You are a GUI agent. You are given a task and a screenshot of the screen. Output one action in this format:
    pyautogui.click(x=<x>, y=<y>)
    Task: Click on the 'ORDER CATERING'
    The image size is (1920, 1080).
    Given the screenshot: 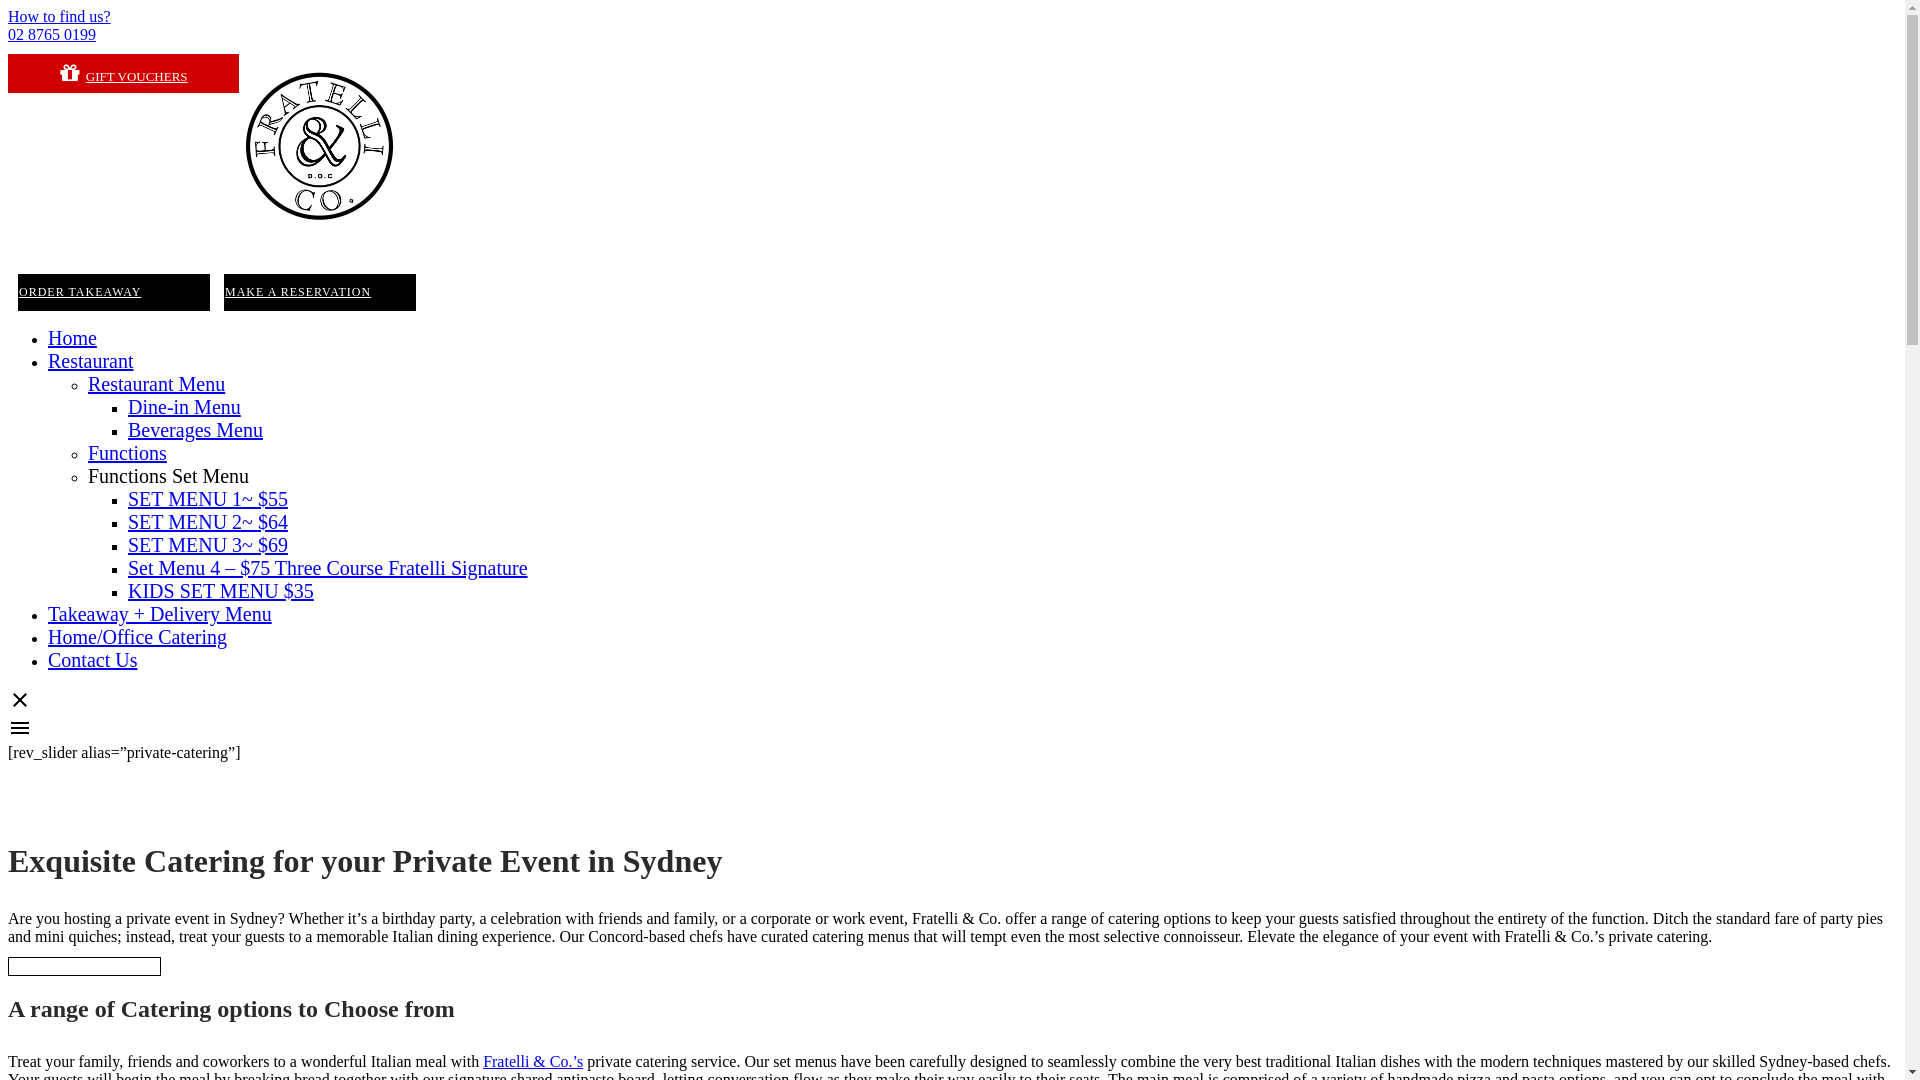 What is the action you would take?
    pyautogui.click(x=83, y=965)
    